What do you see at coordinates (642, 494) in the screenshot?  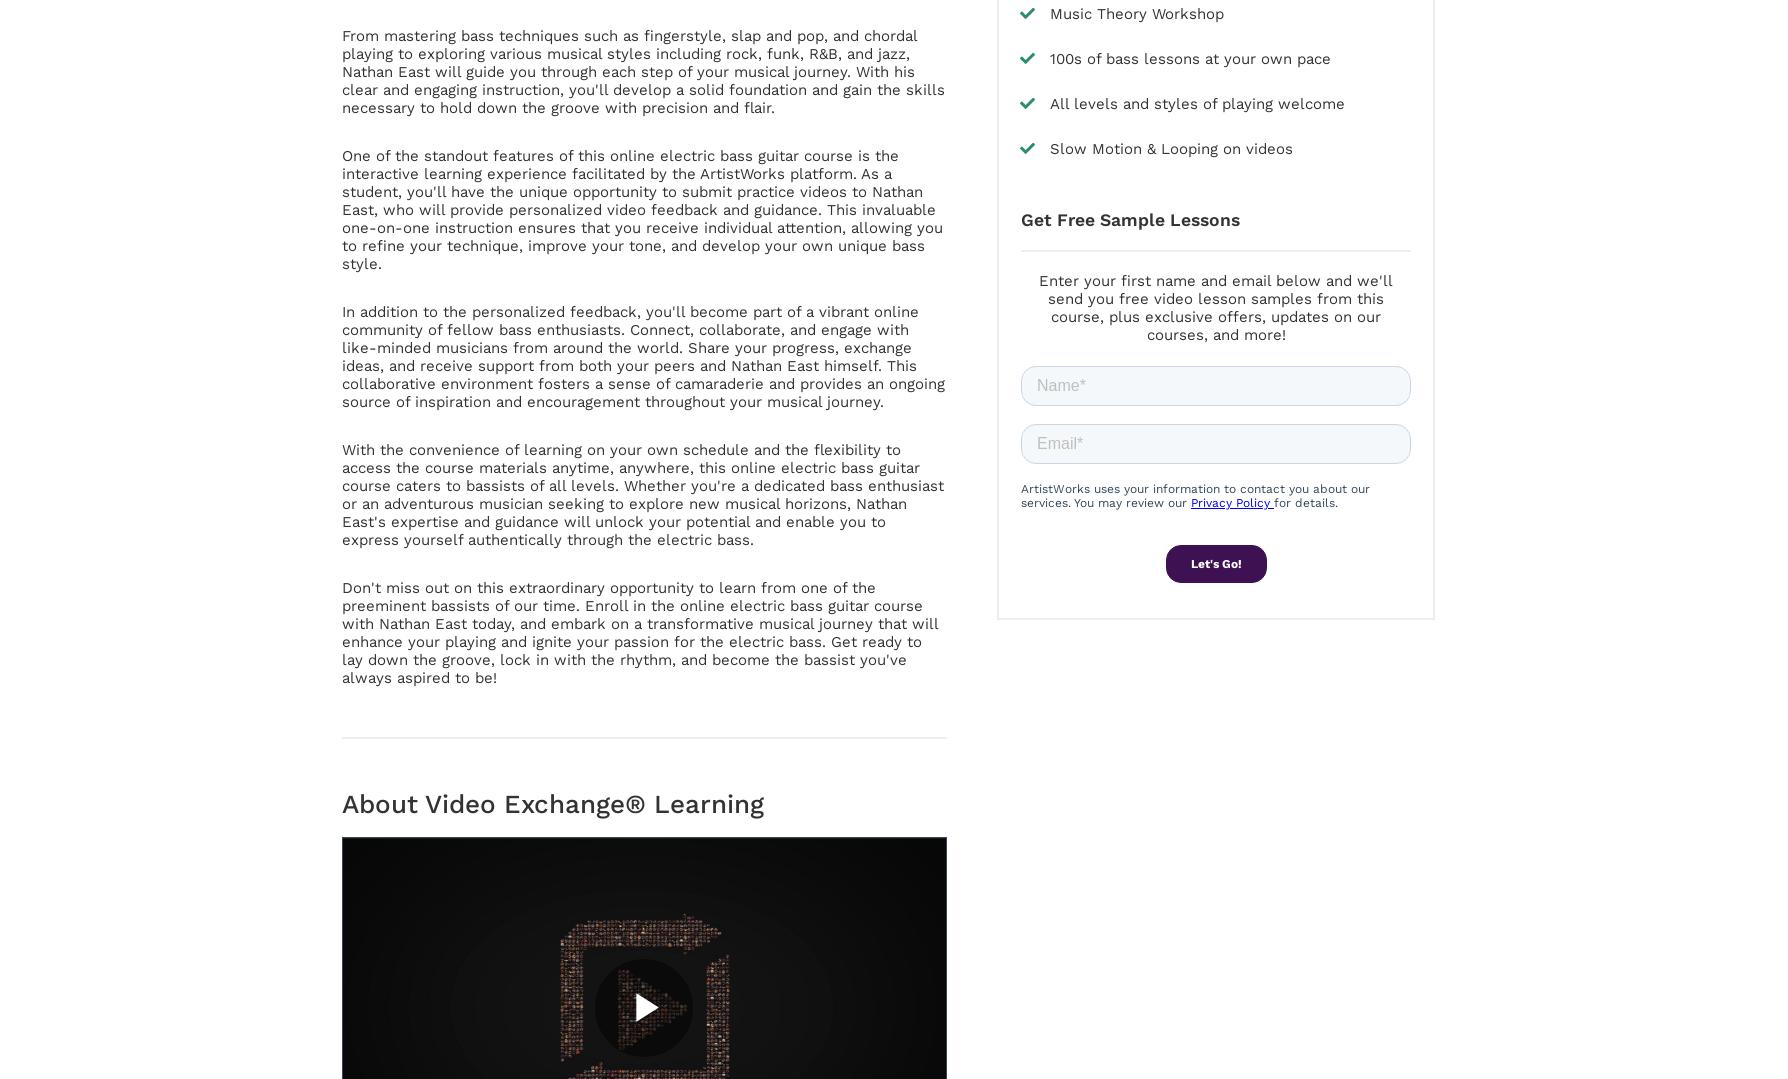 I see `'With the convenience of learning on your own schedule and the flexibility to access the course materials anytime, anywhere, this online electric bass guitar course caters to bassists of all levels. Whether you're a dedicated bass enthusiast or an adventurous musician seeking to explore new musical horizons, Nathan East's expertise and guidance will unlock your potential and enable you to express yourself authentically through the electric bass.'` at bounding box center [642, 494].